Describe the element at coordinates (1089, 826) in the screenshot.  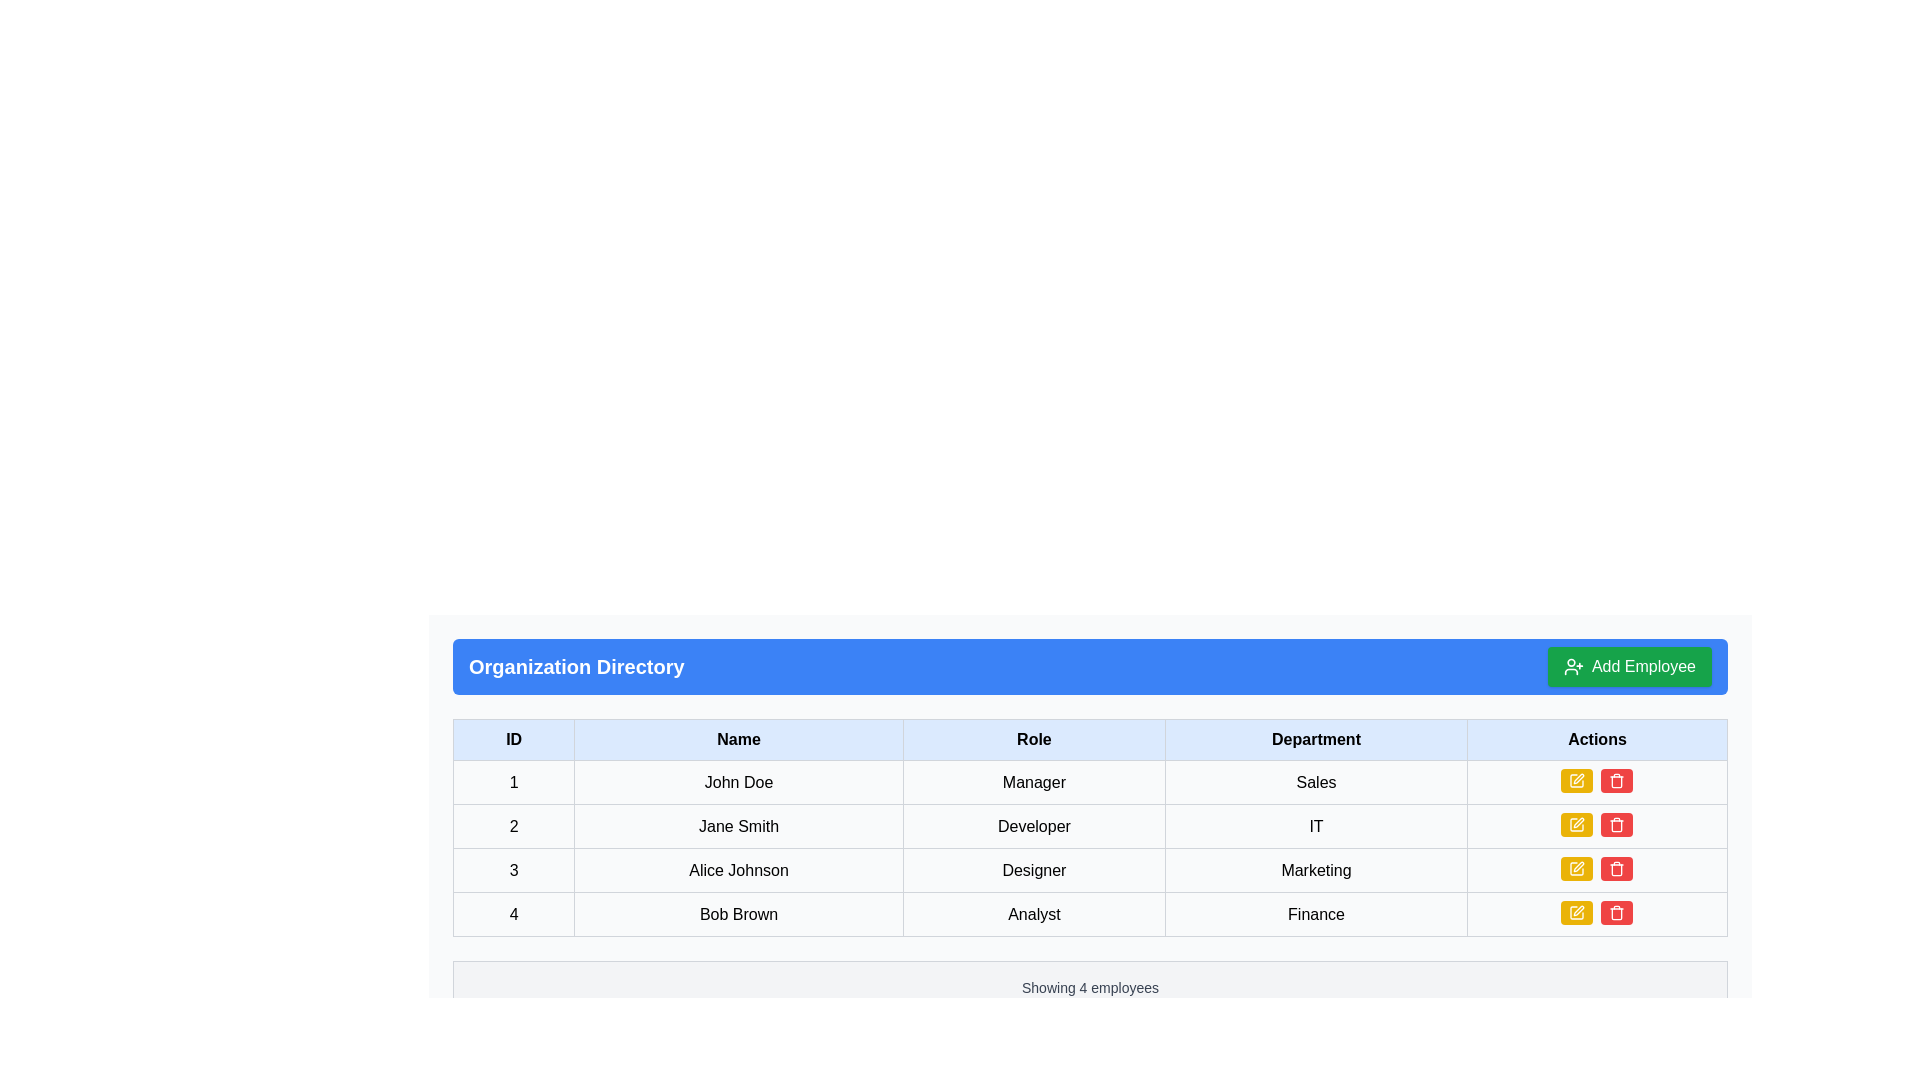
I see `the Data Table Row displaying information about employee Jane Smith, which is the second row in the employee table` at that location.